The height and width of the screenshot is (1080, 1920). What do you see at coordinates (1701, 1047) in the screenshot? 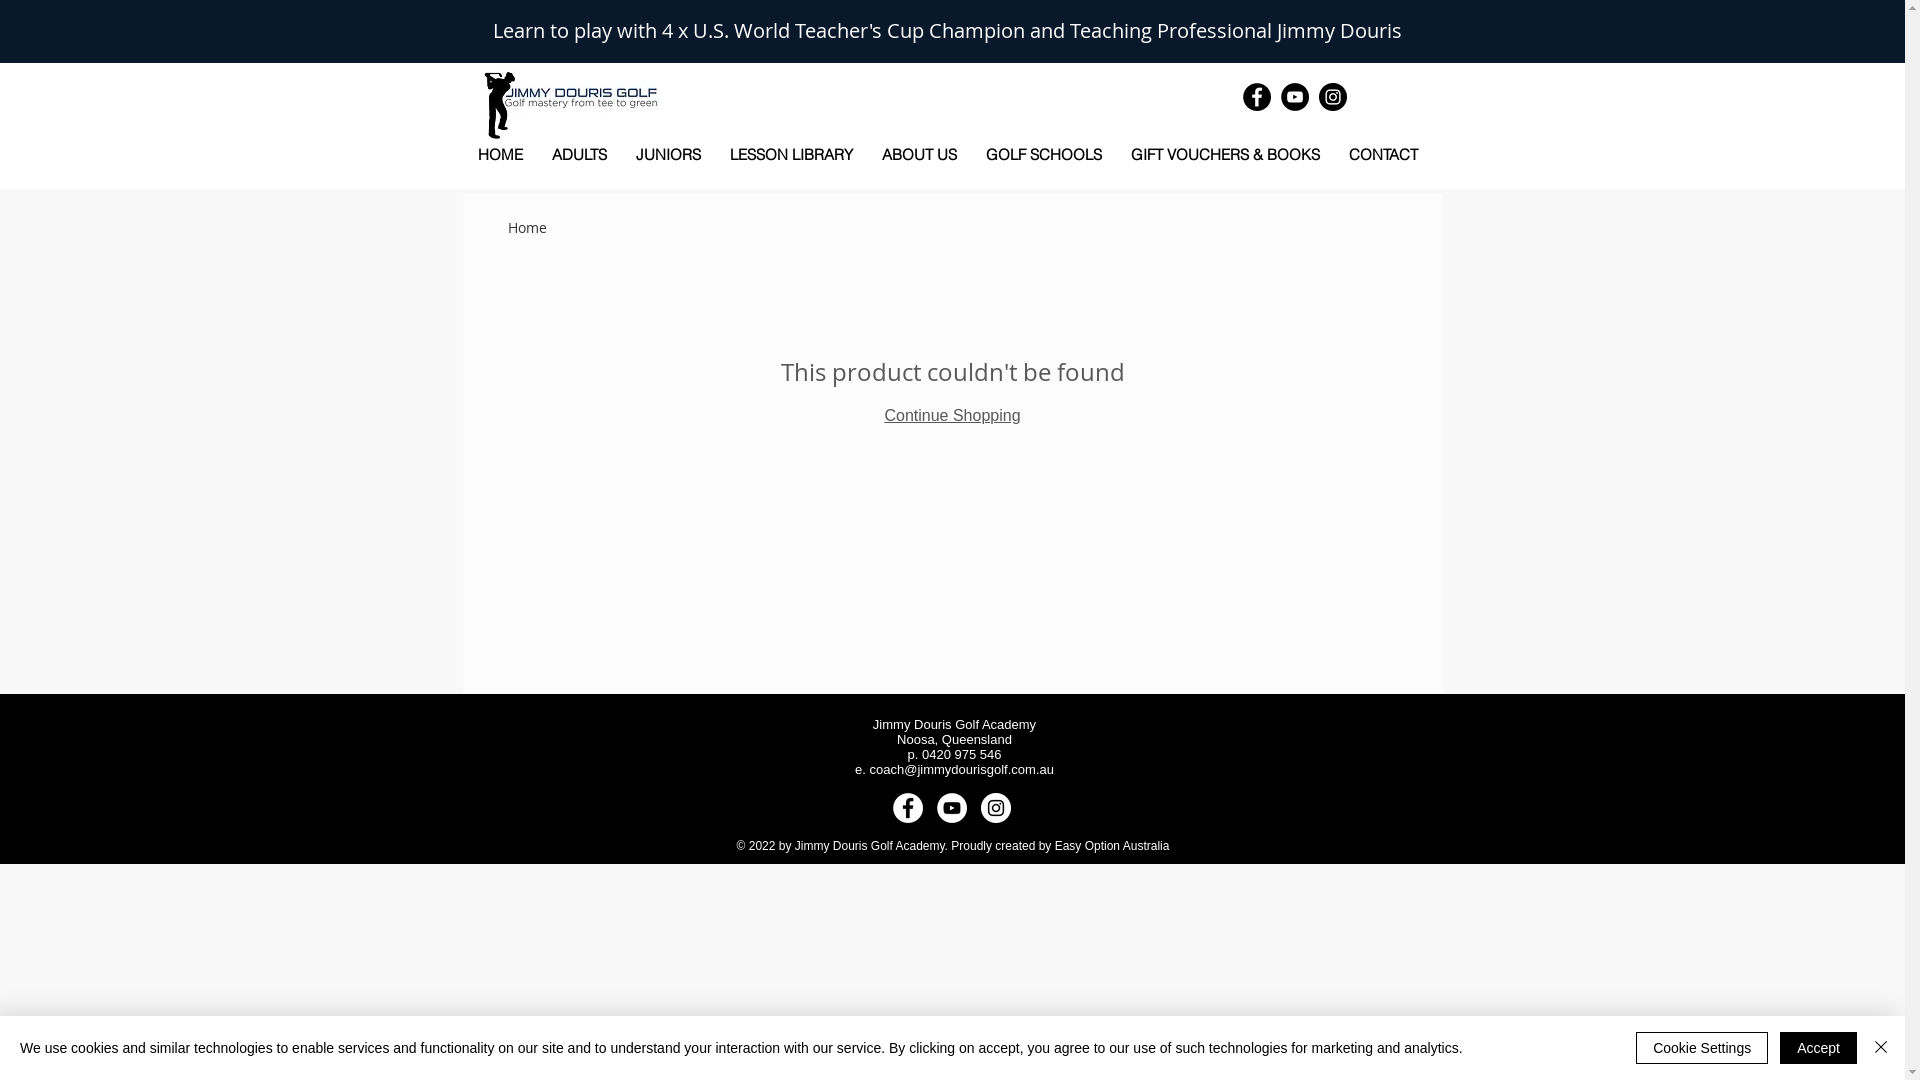
I see `'Cookie Settings'` at bounding box center [1701, 1047].